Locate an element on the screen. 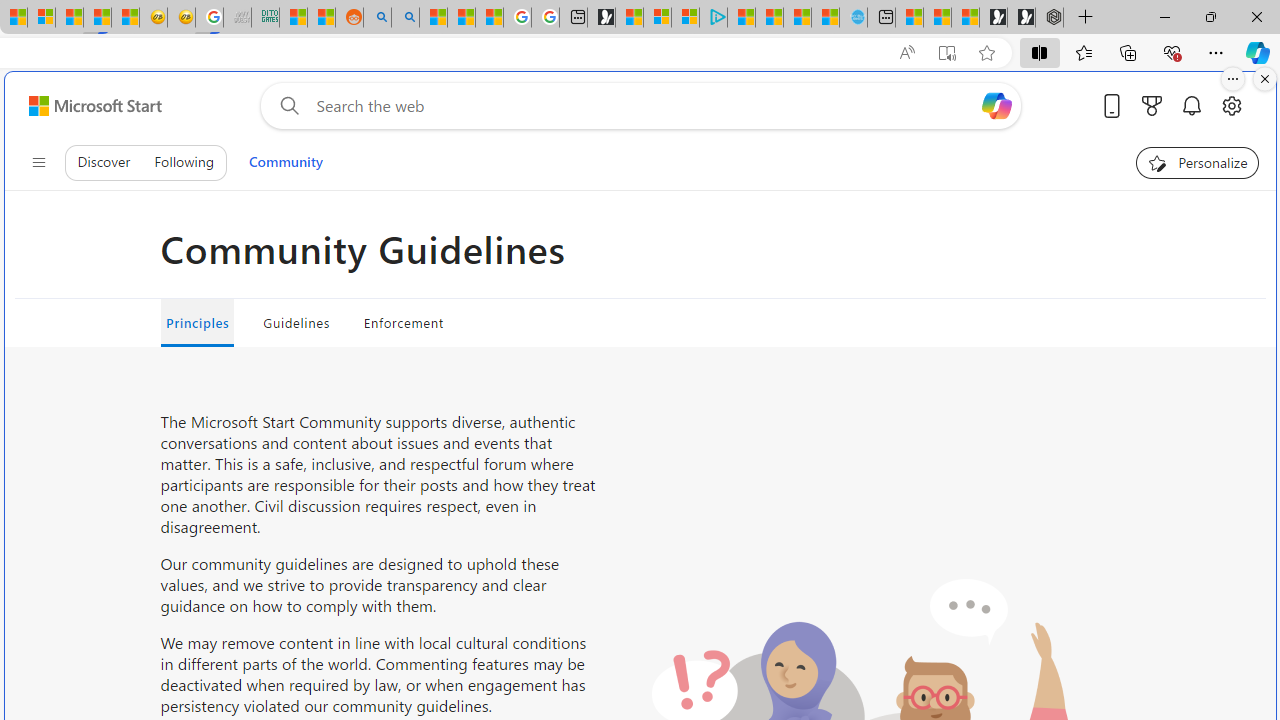 Image resolution: width=1280 pixels, height=720 pixels. 'Home | Sky Blue Bikes - Sky Blue Bikes' is located at coordinates (853, 17).